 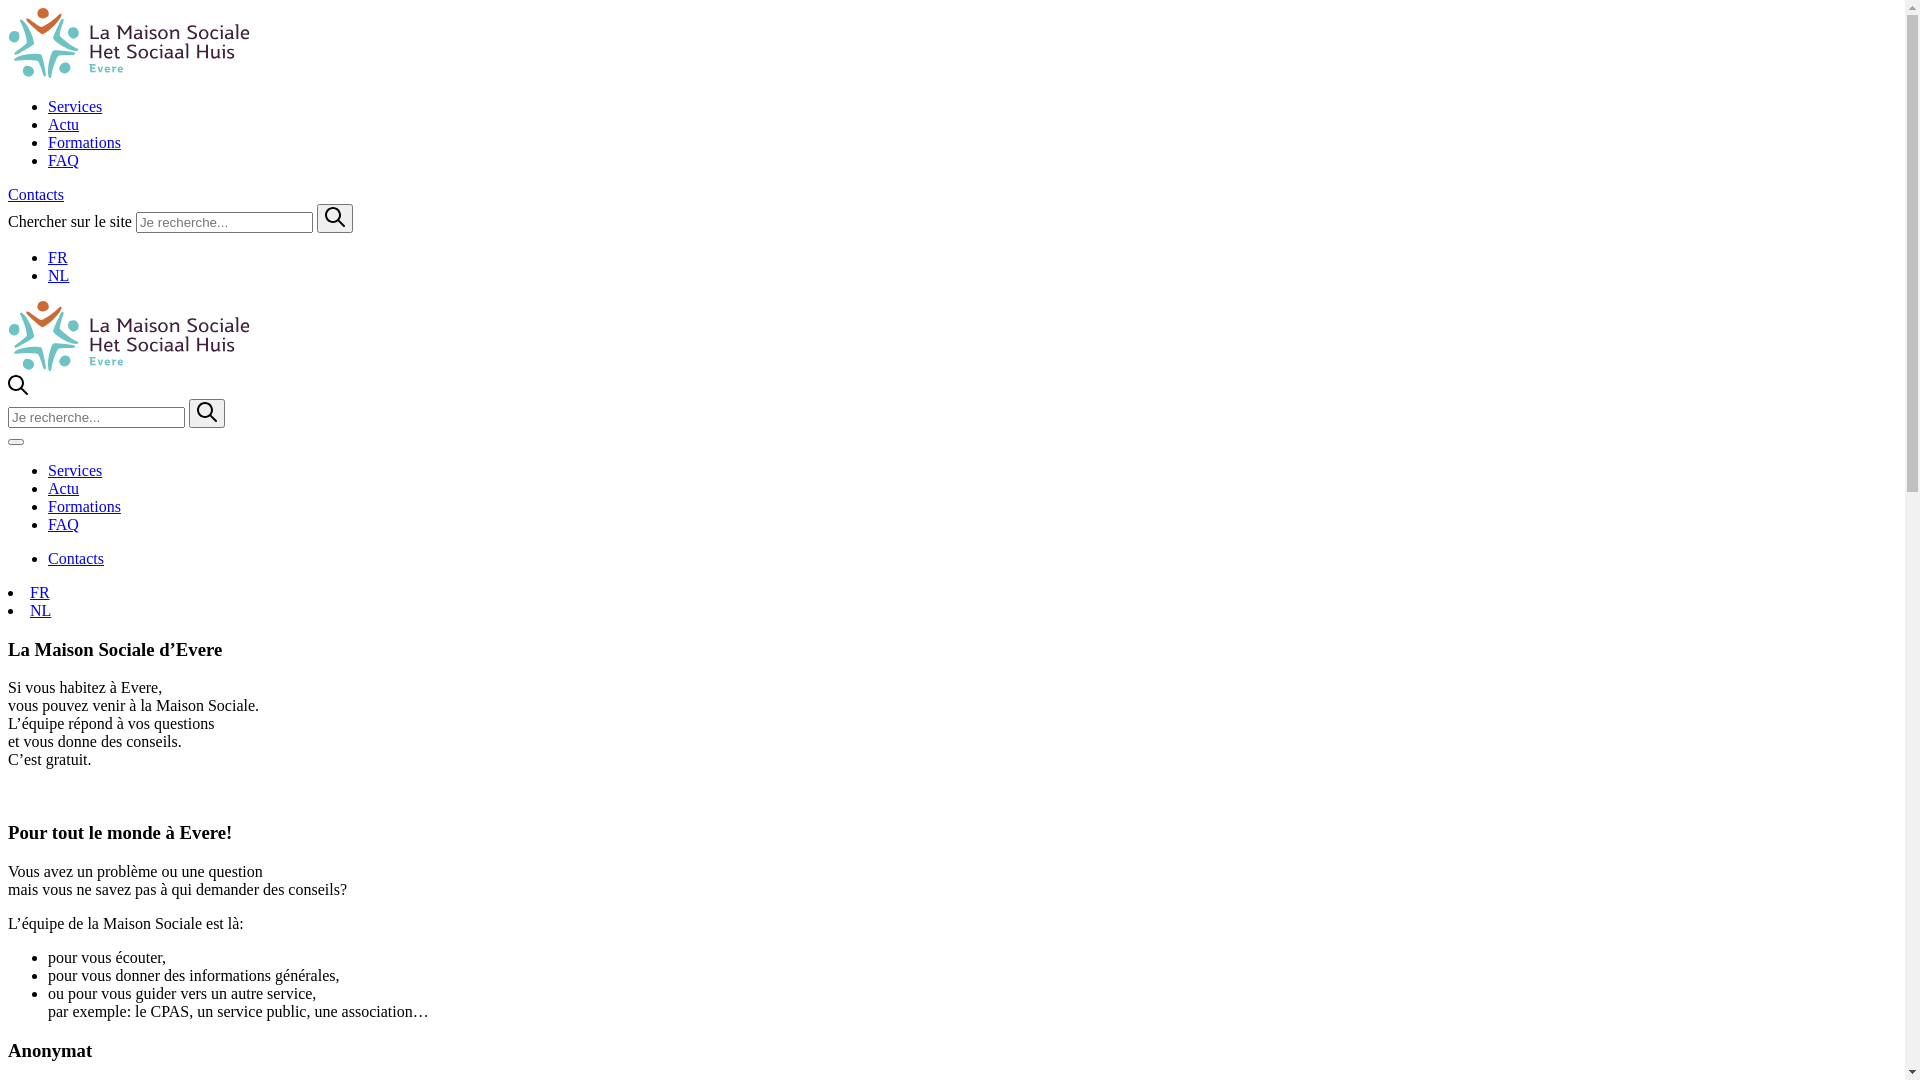 I want to click on 'Actu', so click(x=63, y=124).